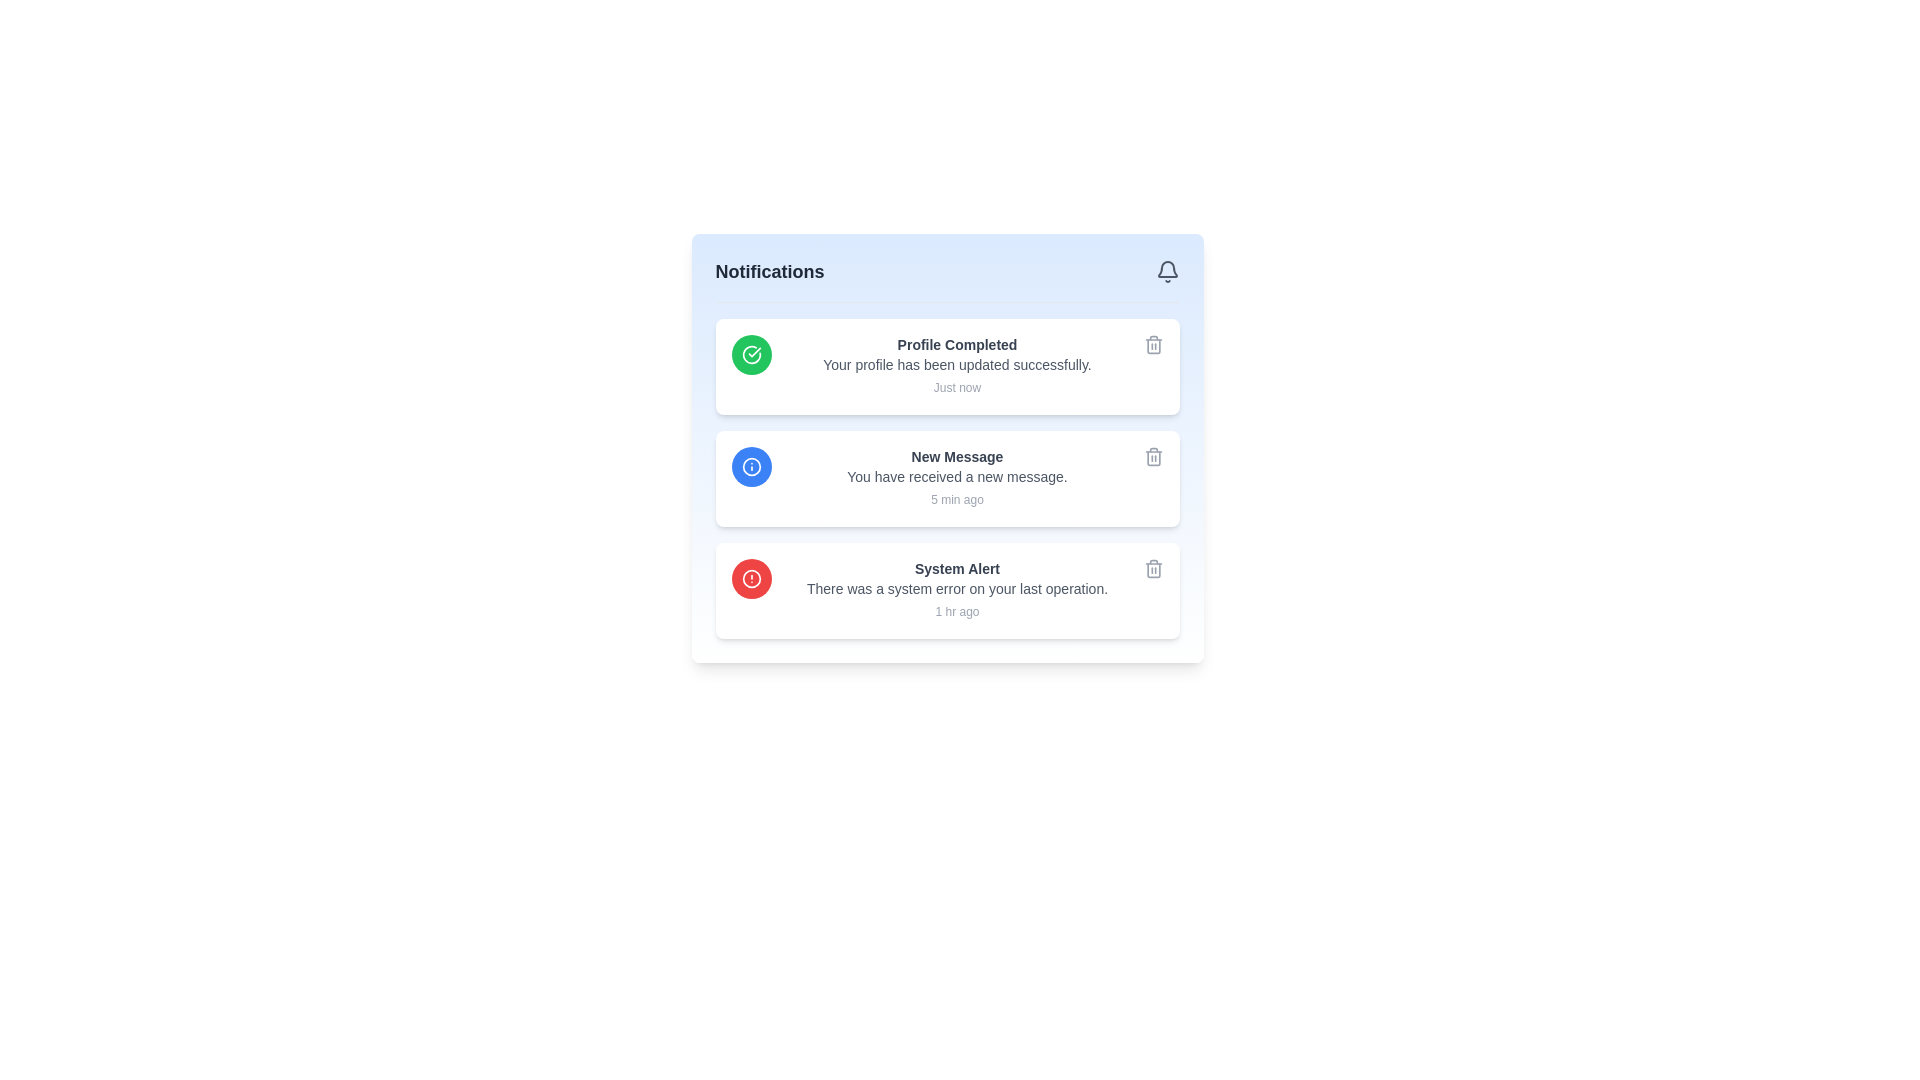 This screenshot has height=1080, width=1920. Describe the element at coordinates (1153, 569) in the screenshot. I see `the delete button for the notification card that allows the user to remove the notification, located at the far right within the notification card aligned with 'System Alert'` at that location.